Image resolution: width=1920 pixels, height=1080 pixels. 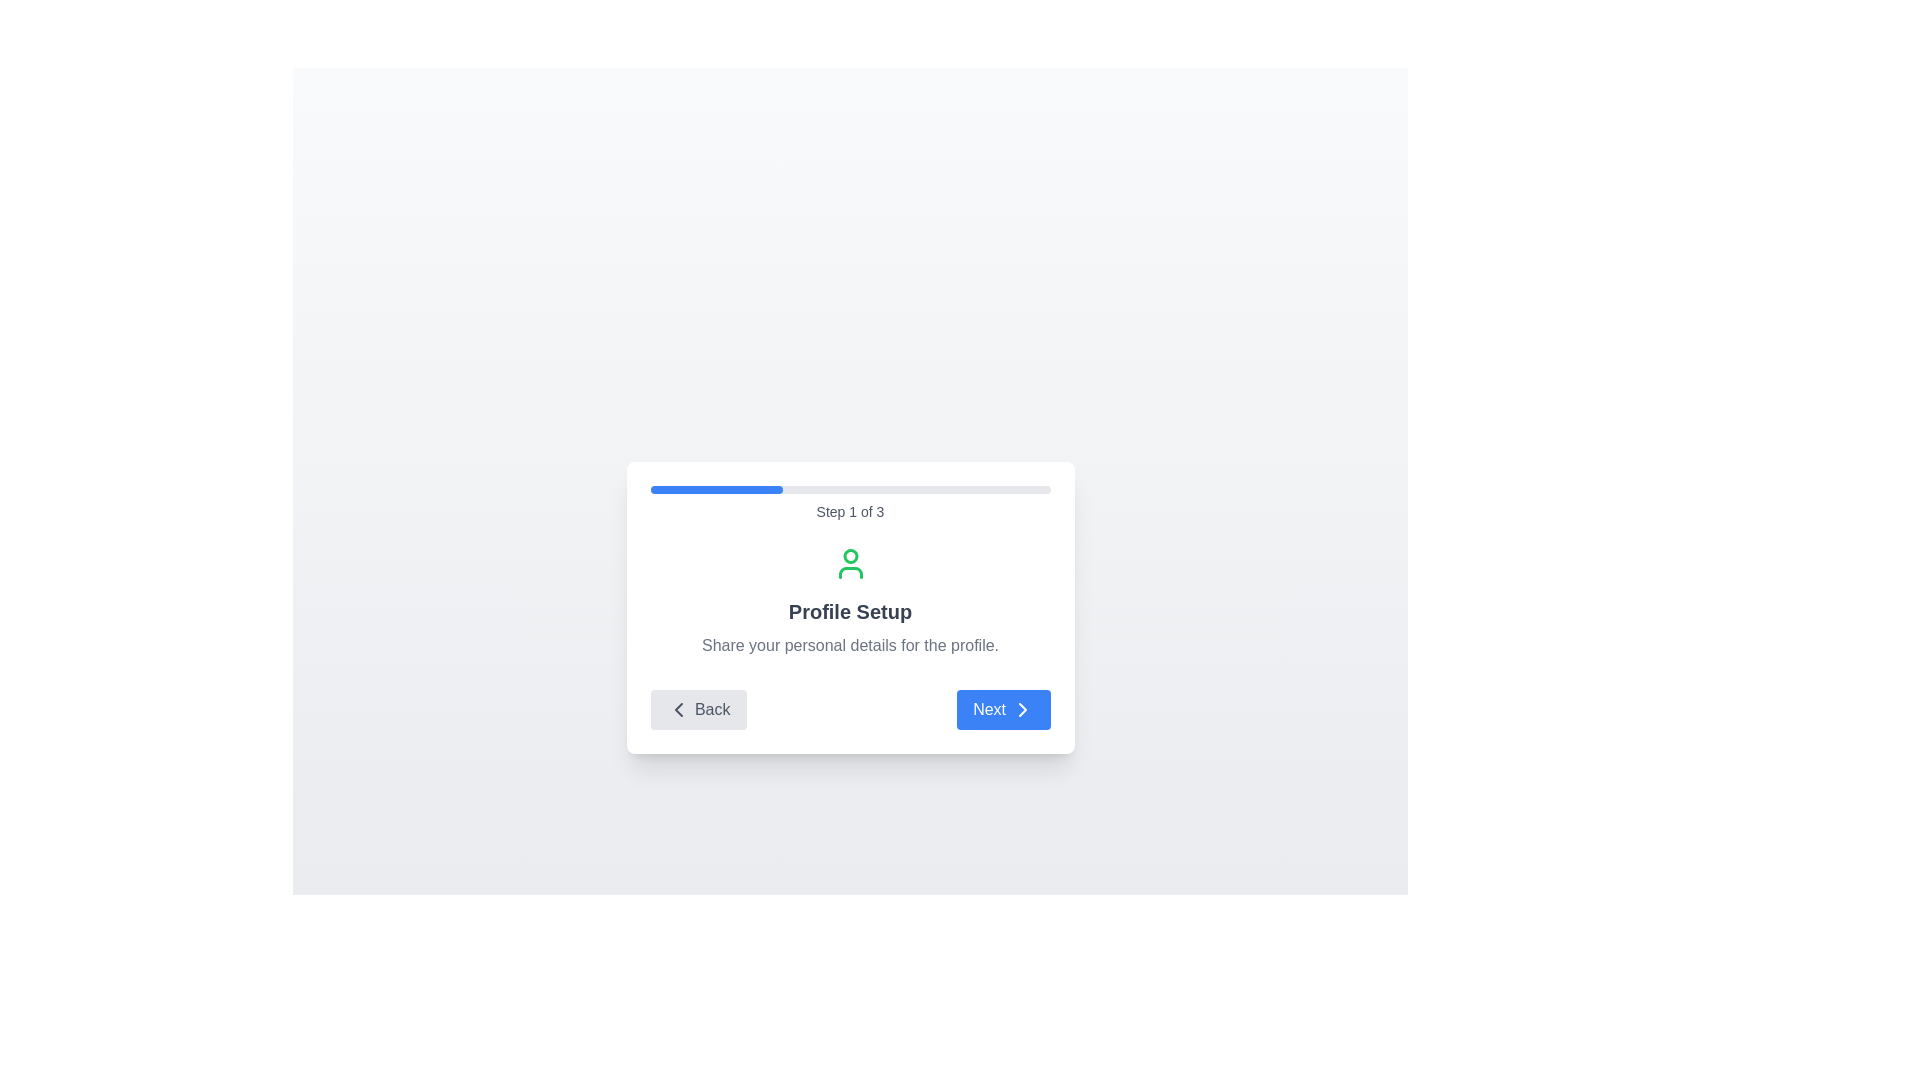 I want to click on the progress bar located at the top of the card, which visually indicates progress through a multi-step process, currently showing Step 1 of 3, so click(x=850, y=489).